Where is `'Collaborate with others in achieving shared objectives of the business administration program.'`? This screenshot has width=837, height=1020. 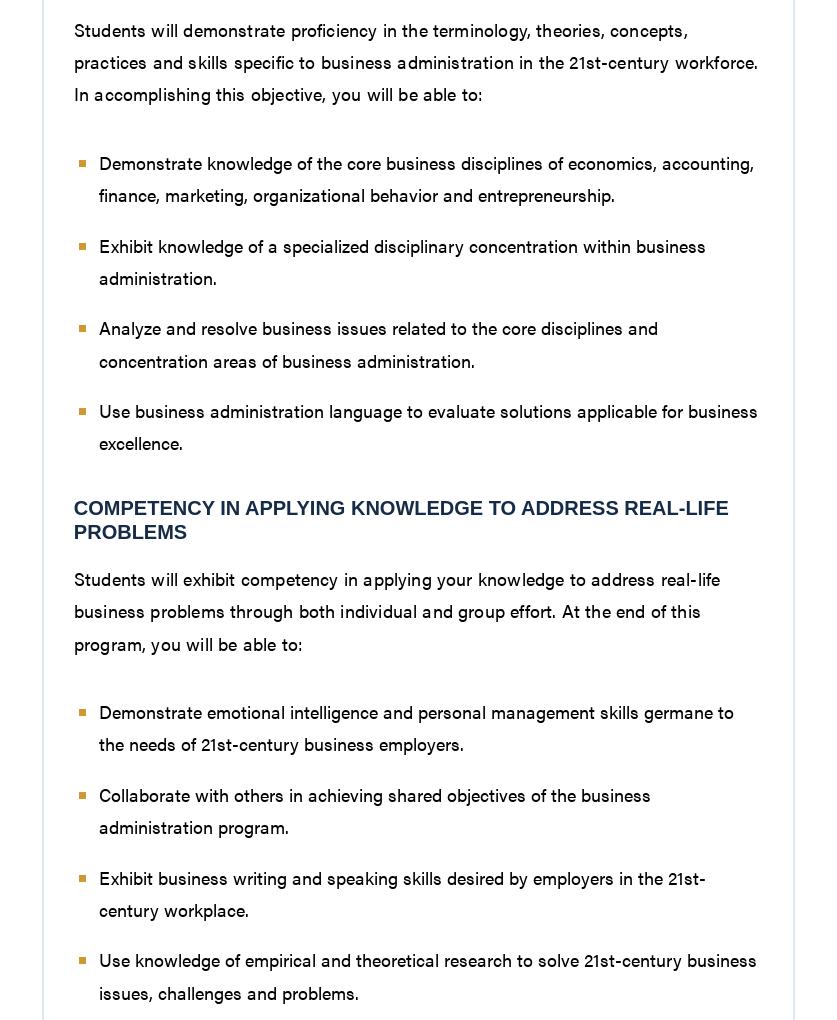 'Collaborate with others in achieving shared objectives of the business administration program.' is located at coordinates (98, 809).